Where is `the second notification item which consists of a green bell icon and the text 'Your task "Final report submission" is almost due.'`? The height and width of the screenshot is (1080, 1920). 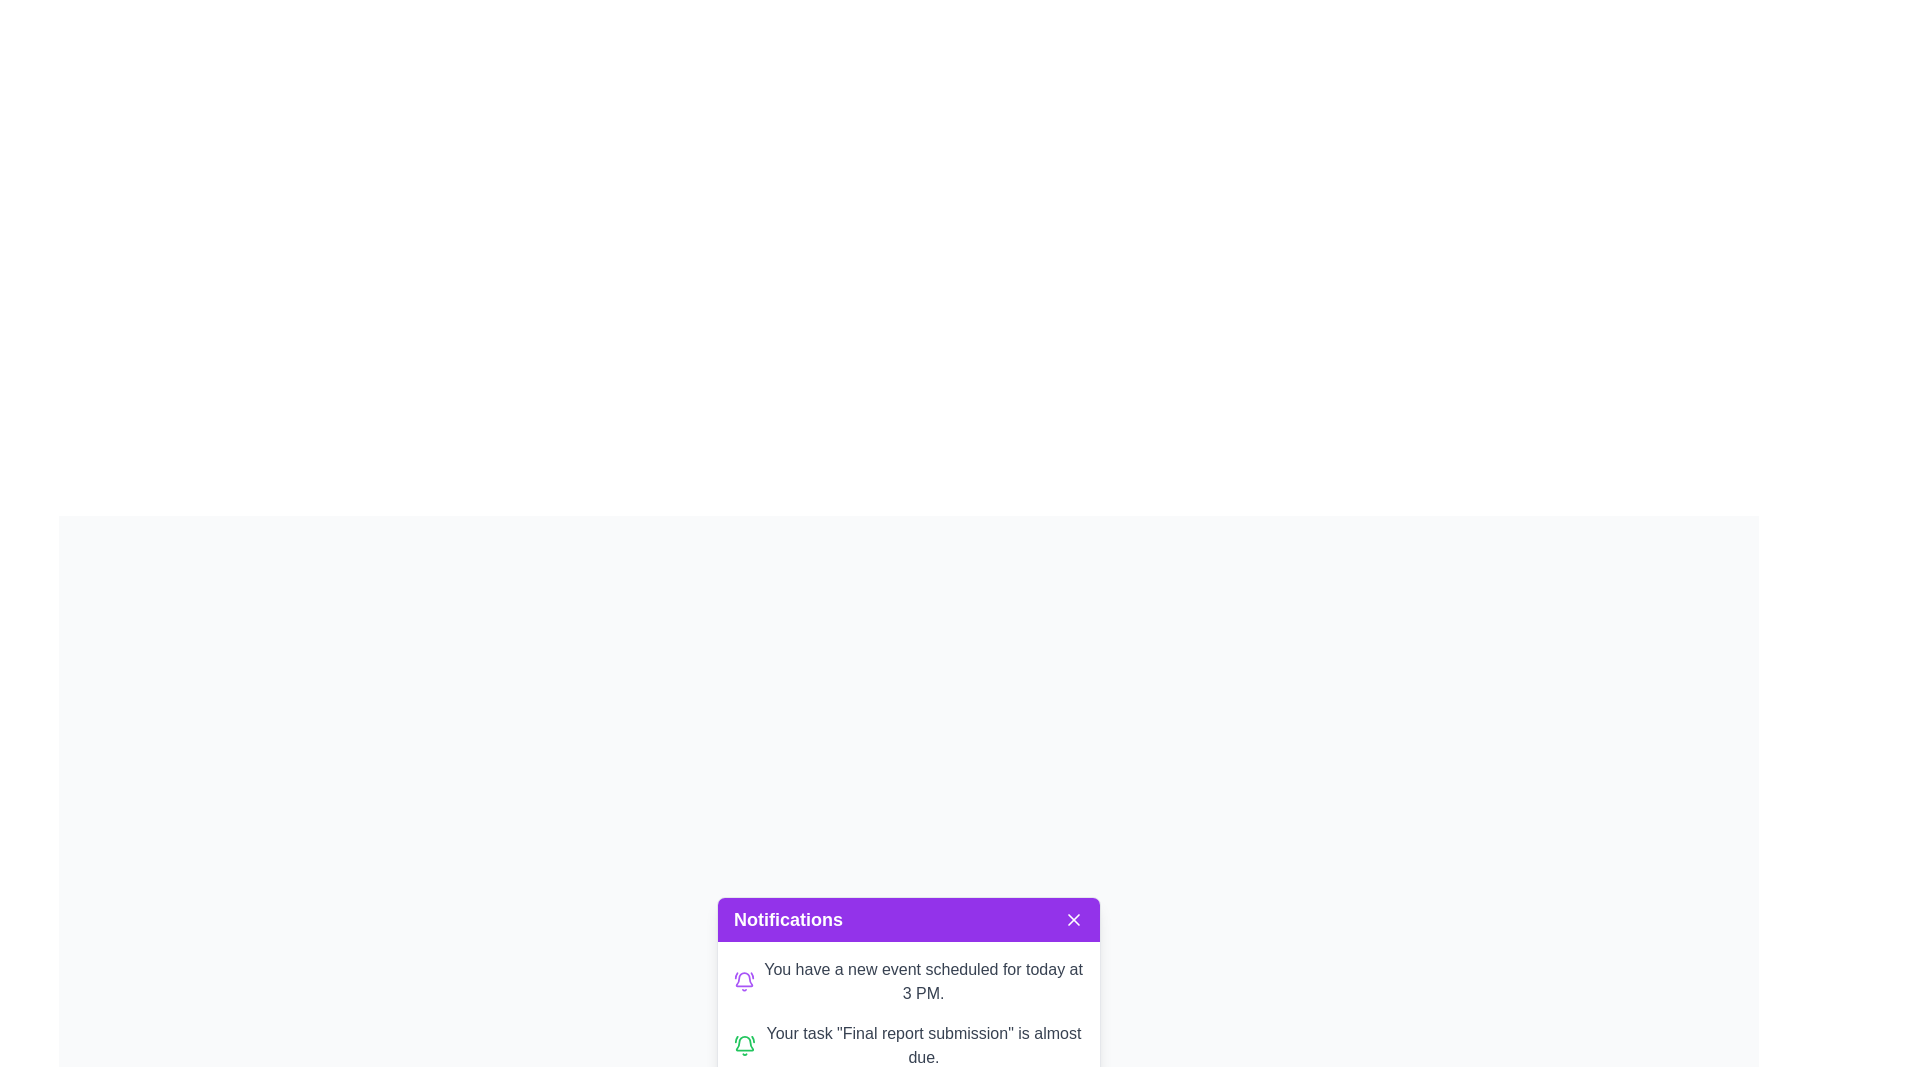
the second notification item which consists of a green bell icon and the text 'Your task "Final report submission" is almost due.' is located at coordinates (907, 1044).